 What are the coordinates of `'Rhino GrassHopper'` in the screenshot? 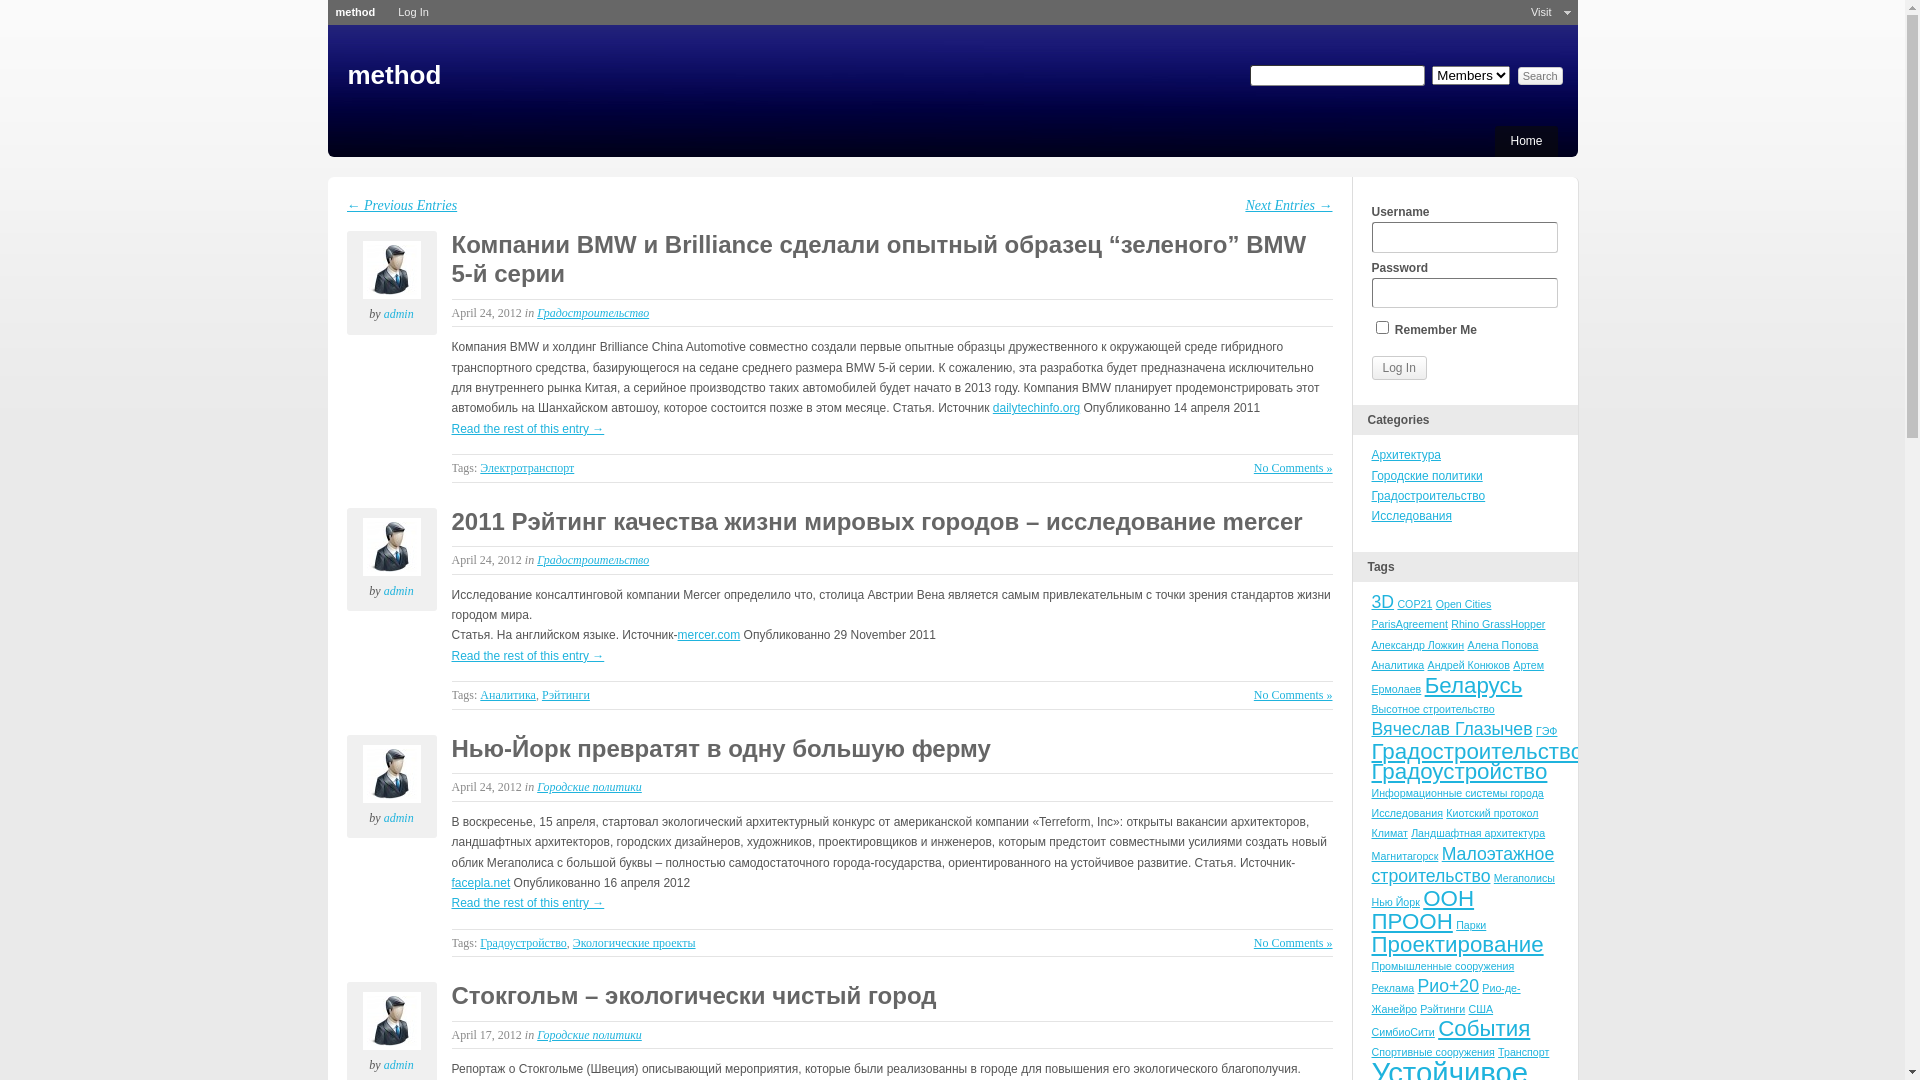 It's located at (1497, 623).